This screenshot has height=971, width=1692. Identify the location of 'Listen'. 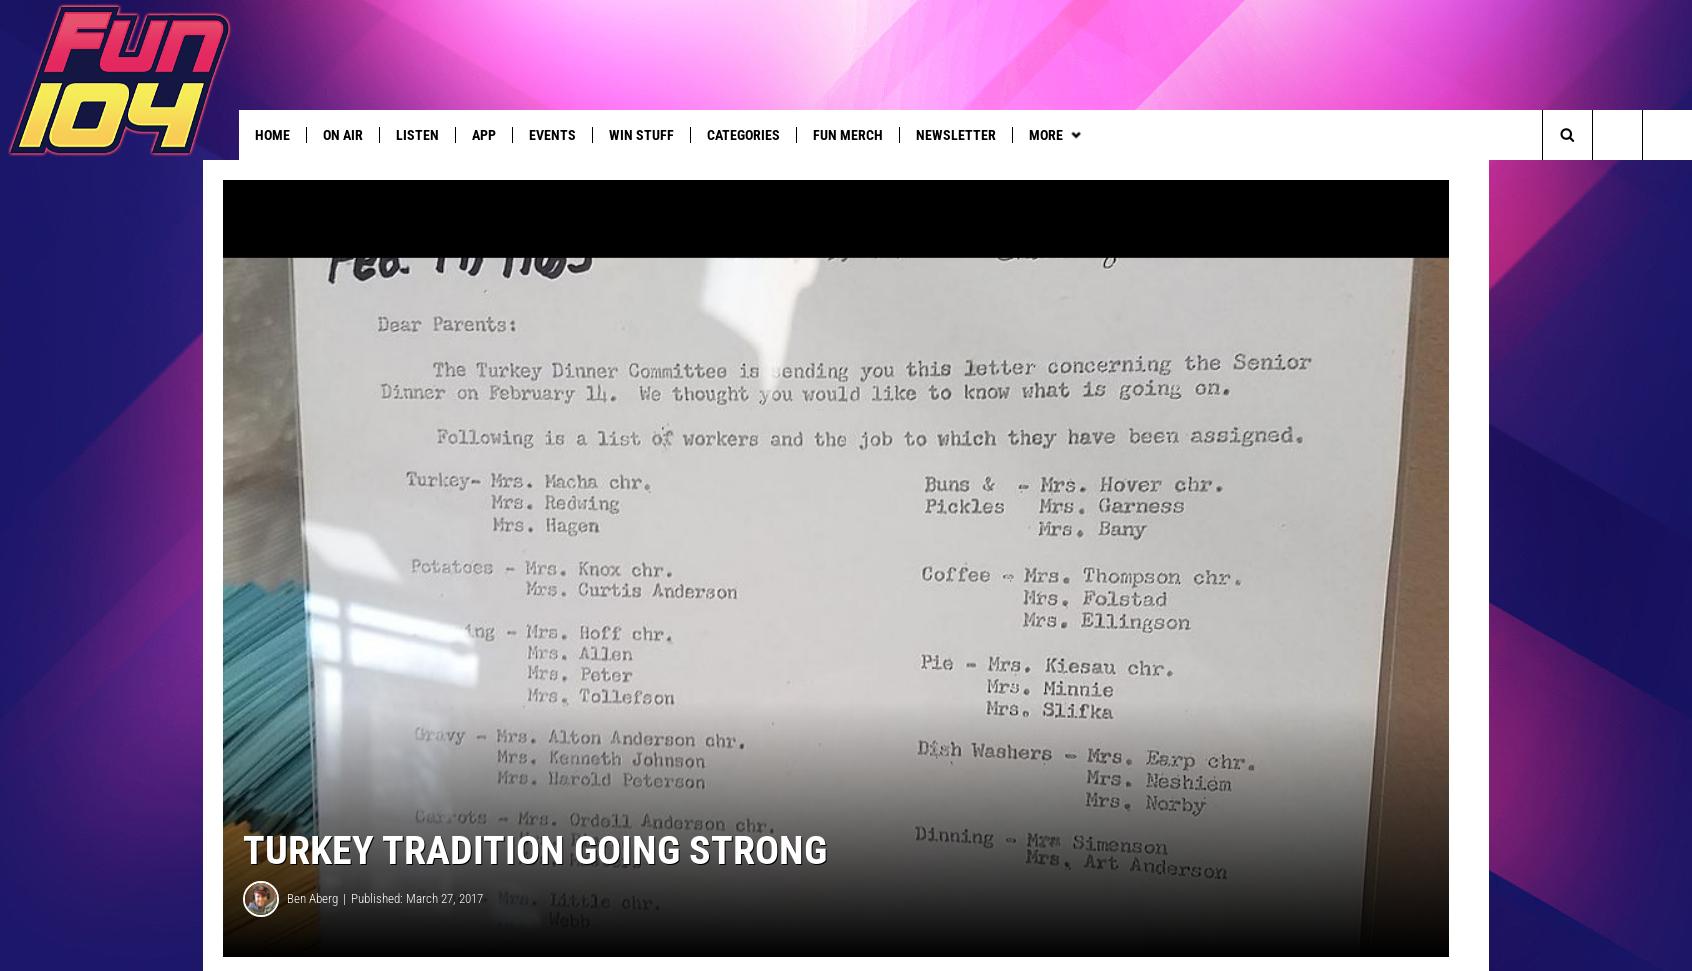
(417, 134).